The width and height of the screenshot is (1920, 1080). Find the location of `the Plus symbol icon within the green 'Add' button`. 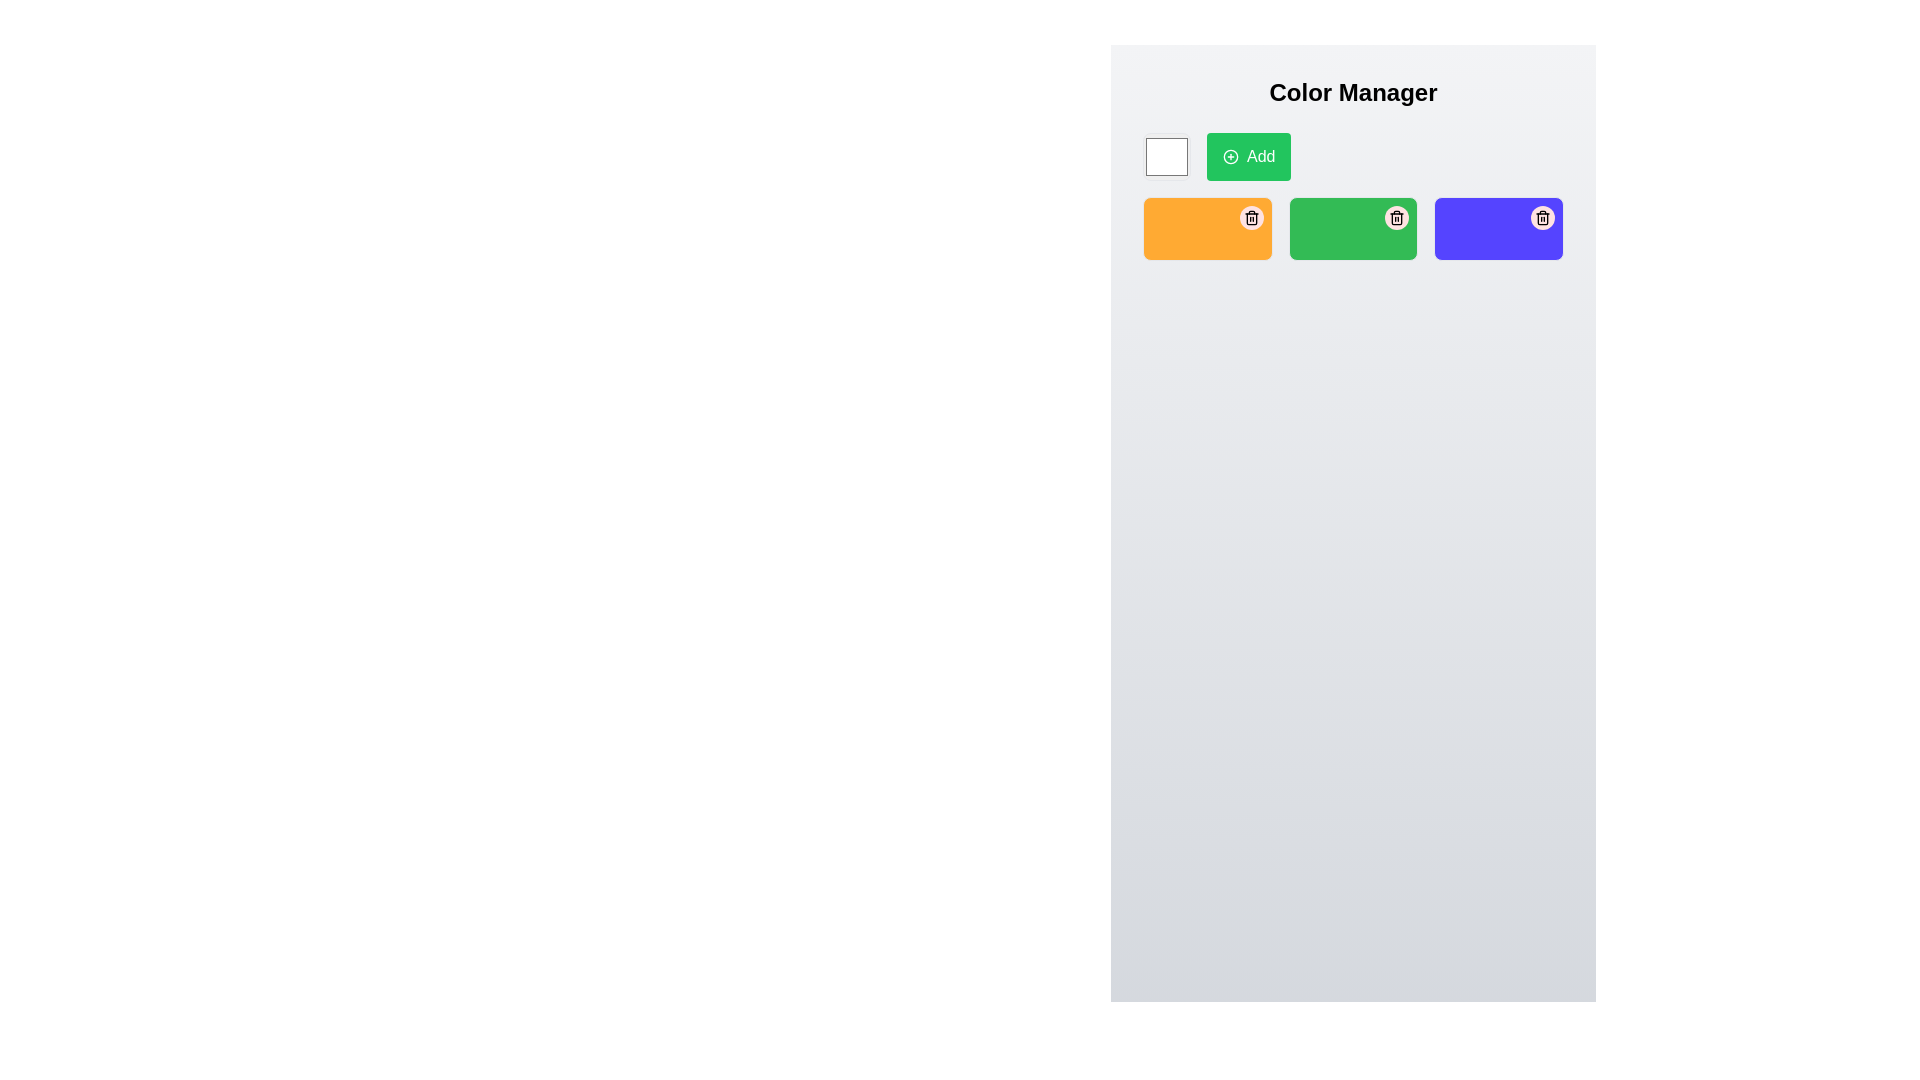

the Plus symbol icon within the green 'Add' button is located at coordinates (1229, 156).